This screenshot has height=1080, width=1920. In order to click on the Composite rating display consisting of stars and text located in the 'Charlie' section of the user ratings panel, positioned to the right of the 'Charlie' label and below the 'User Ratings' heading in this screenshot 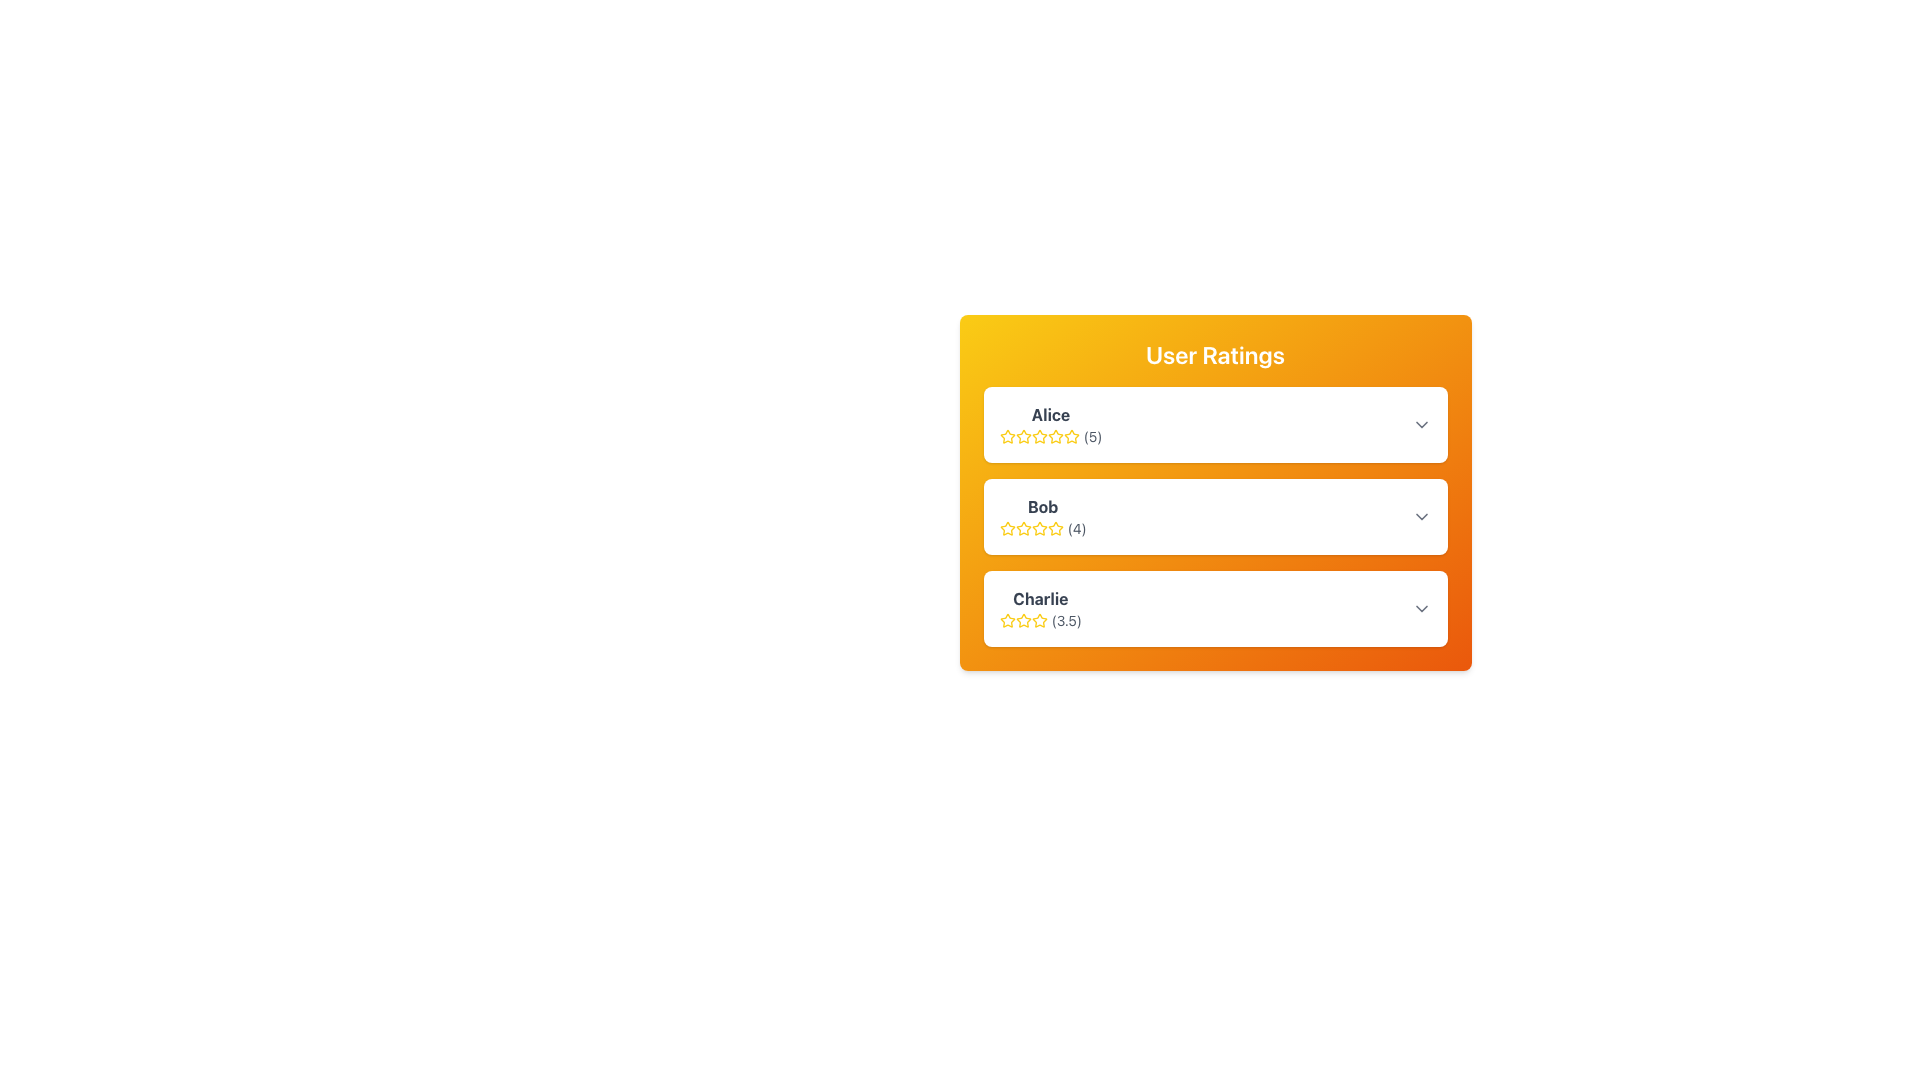, I will do `click(1040, 620)`.